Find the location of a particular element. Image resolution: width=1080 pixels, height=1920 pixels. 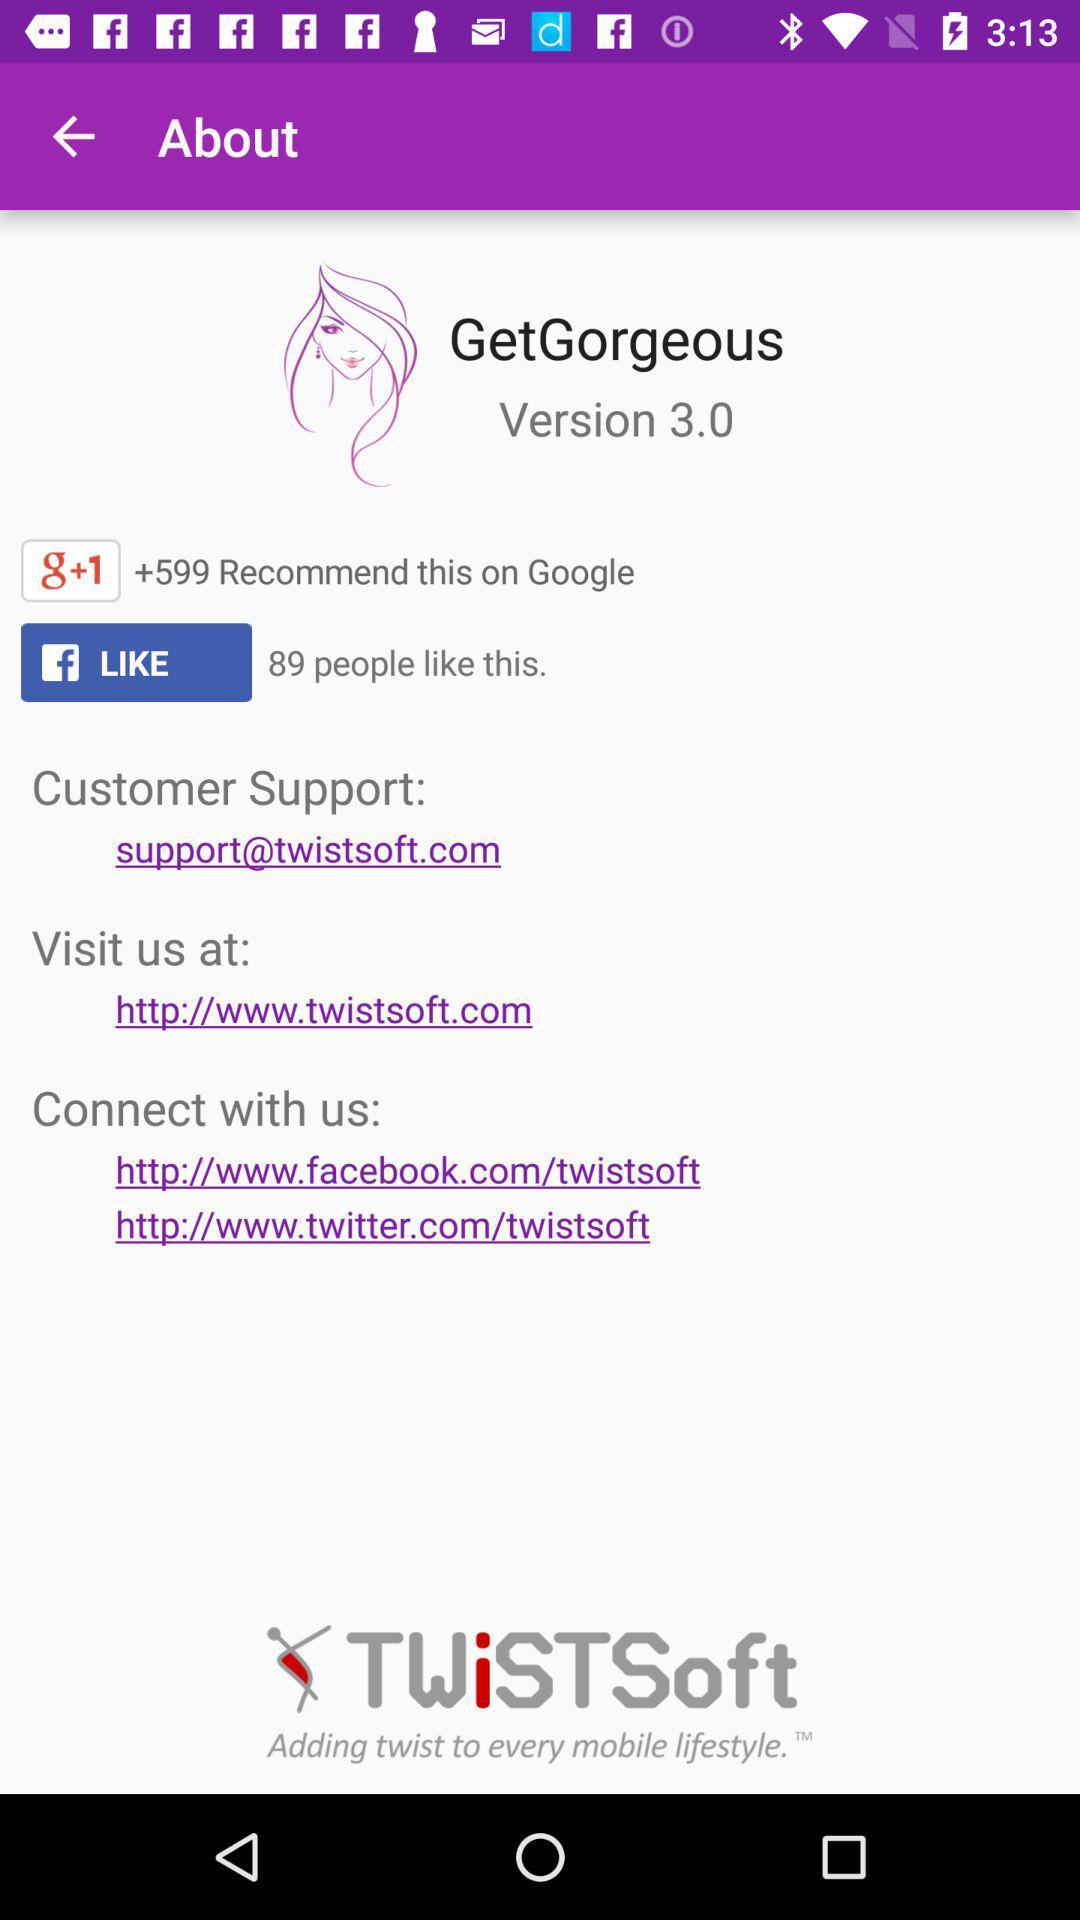

the button below the text customer support on the web page is located at coordinates (308, 848).